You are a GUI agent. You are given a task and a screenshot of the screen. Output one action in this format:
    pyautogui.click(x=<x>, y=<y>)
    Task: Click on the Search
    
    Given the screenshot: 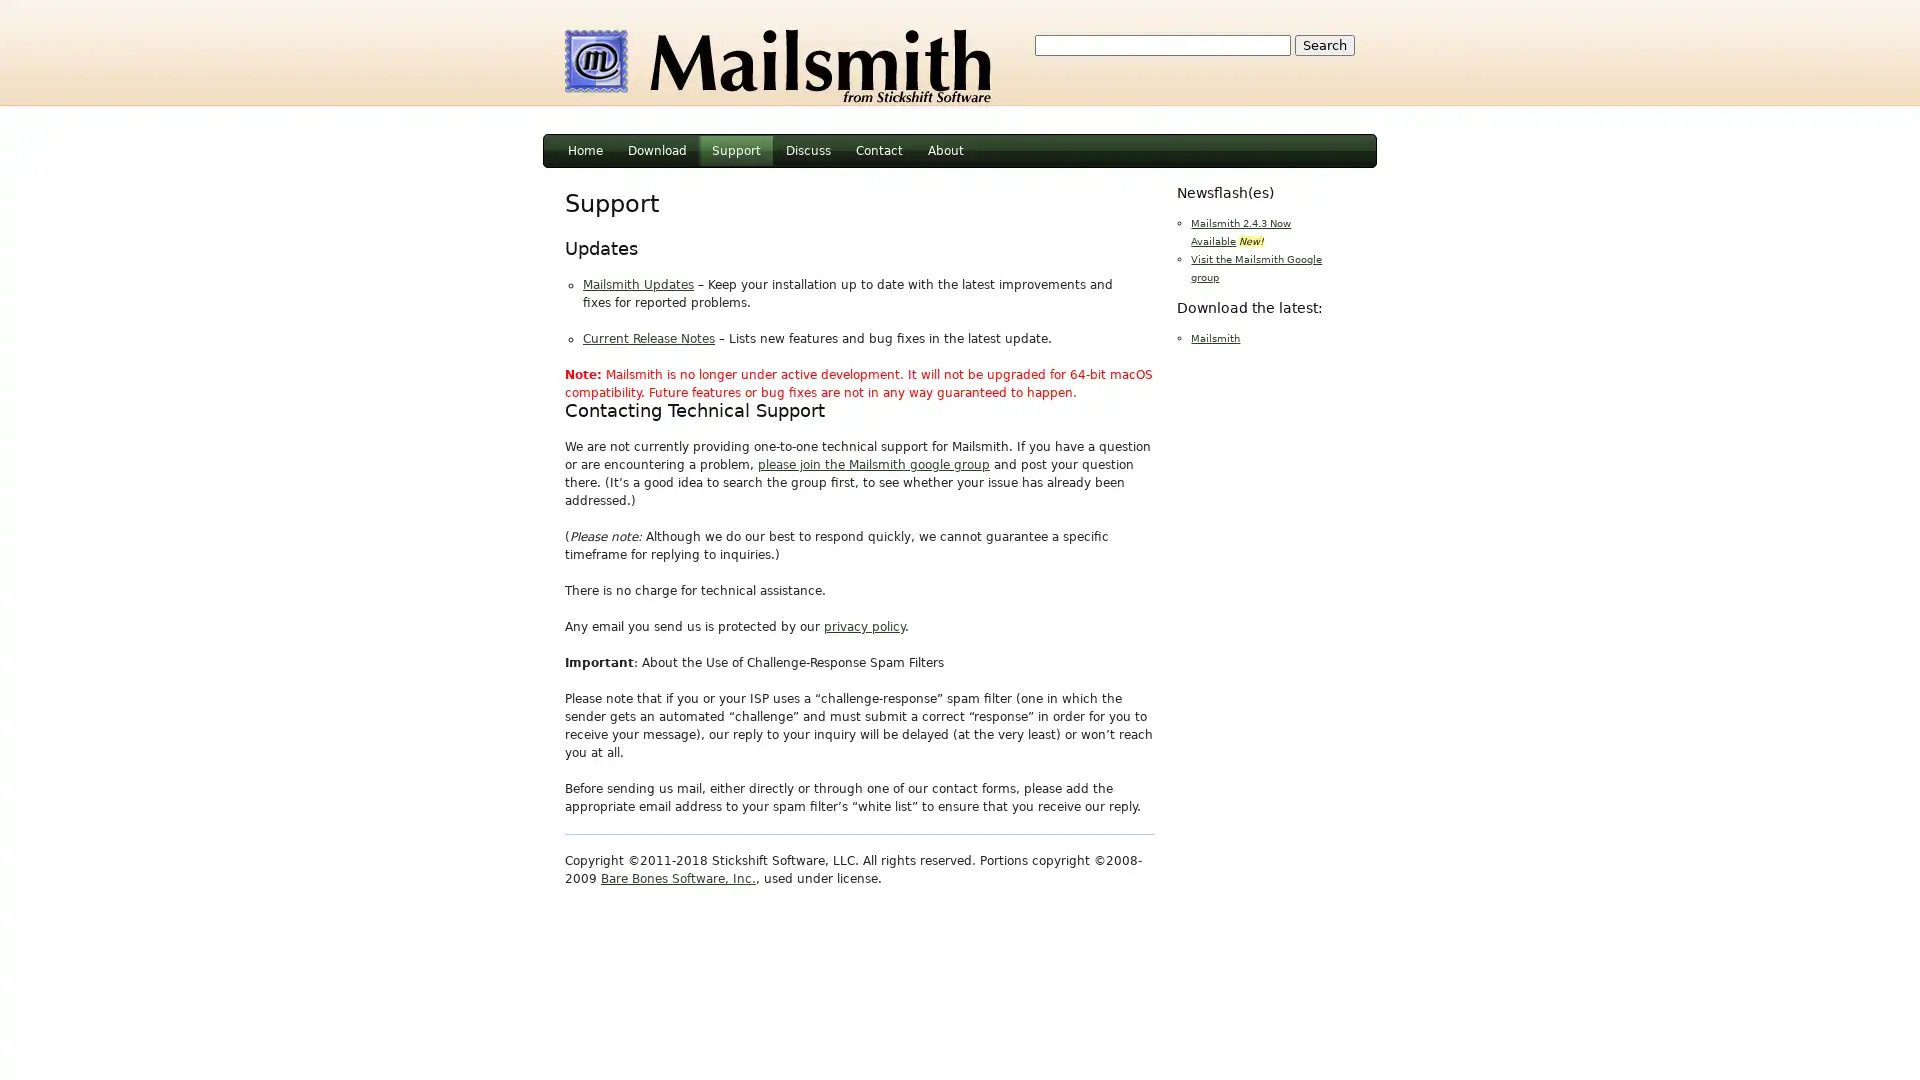 What is the action you would take?
    pyautogui.click(x=1324, y=45)
    